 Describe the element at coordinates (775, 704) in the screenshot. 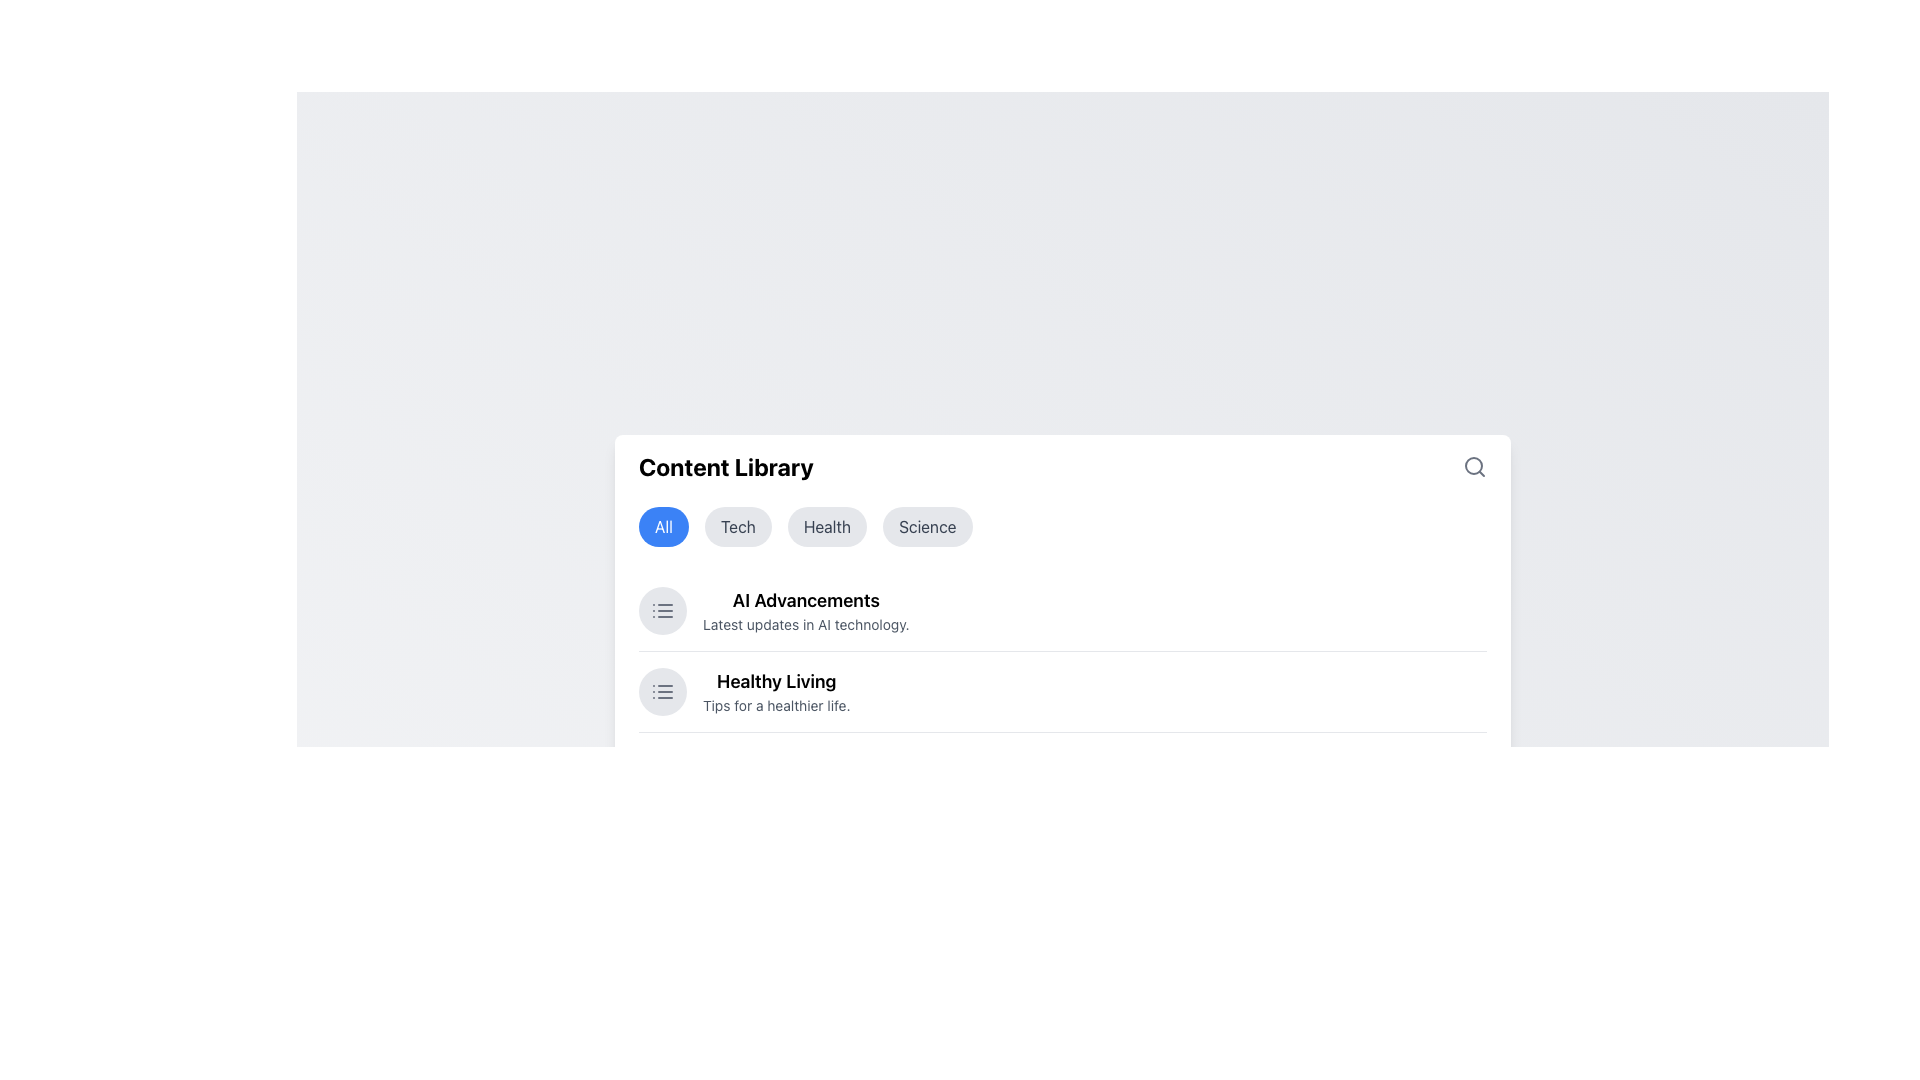

I see `the text label that reads 'Tips for a healthier life.' located below the title 'Healthy Living'` at that location.